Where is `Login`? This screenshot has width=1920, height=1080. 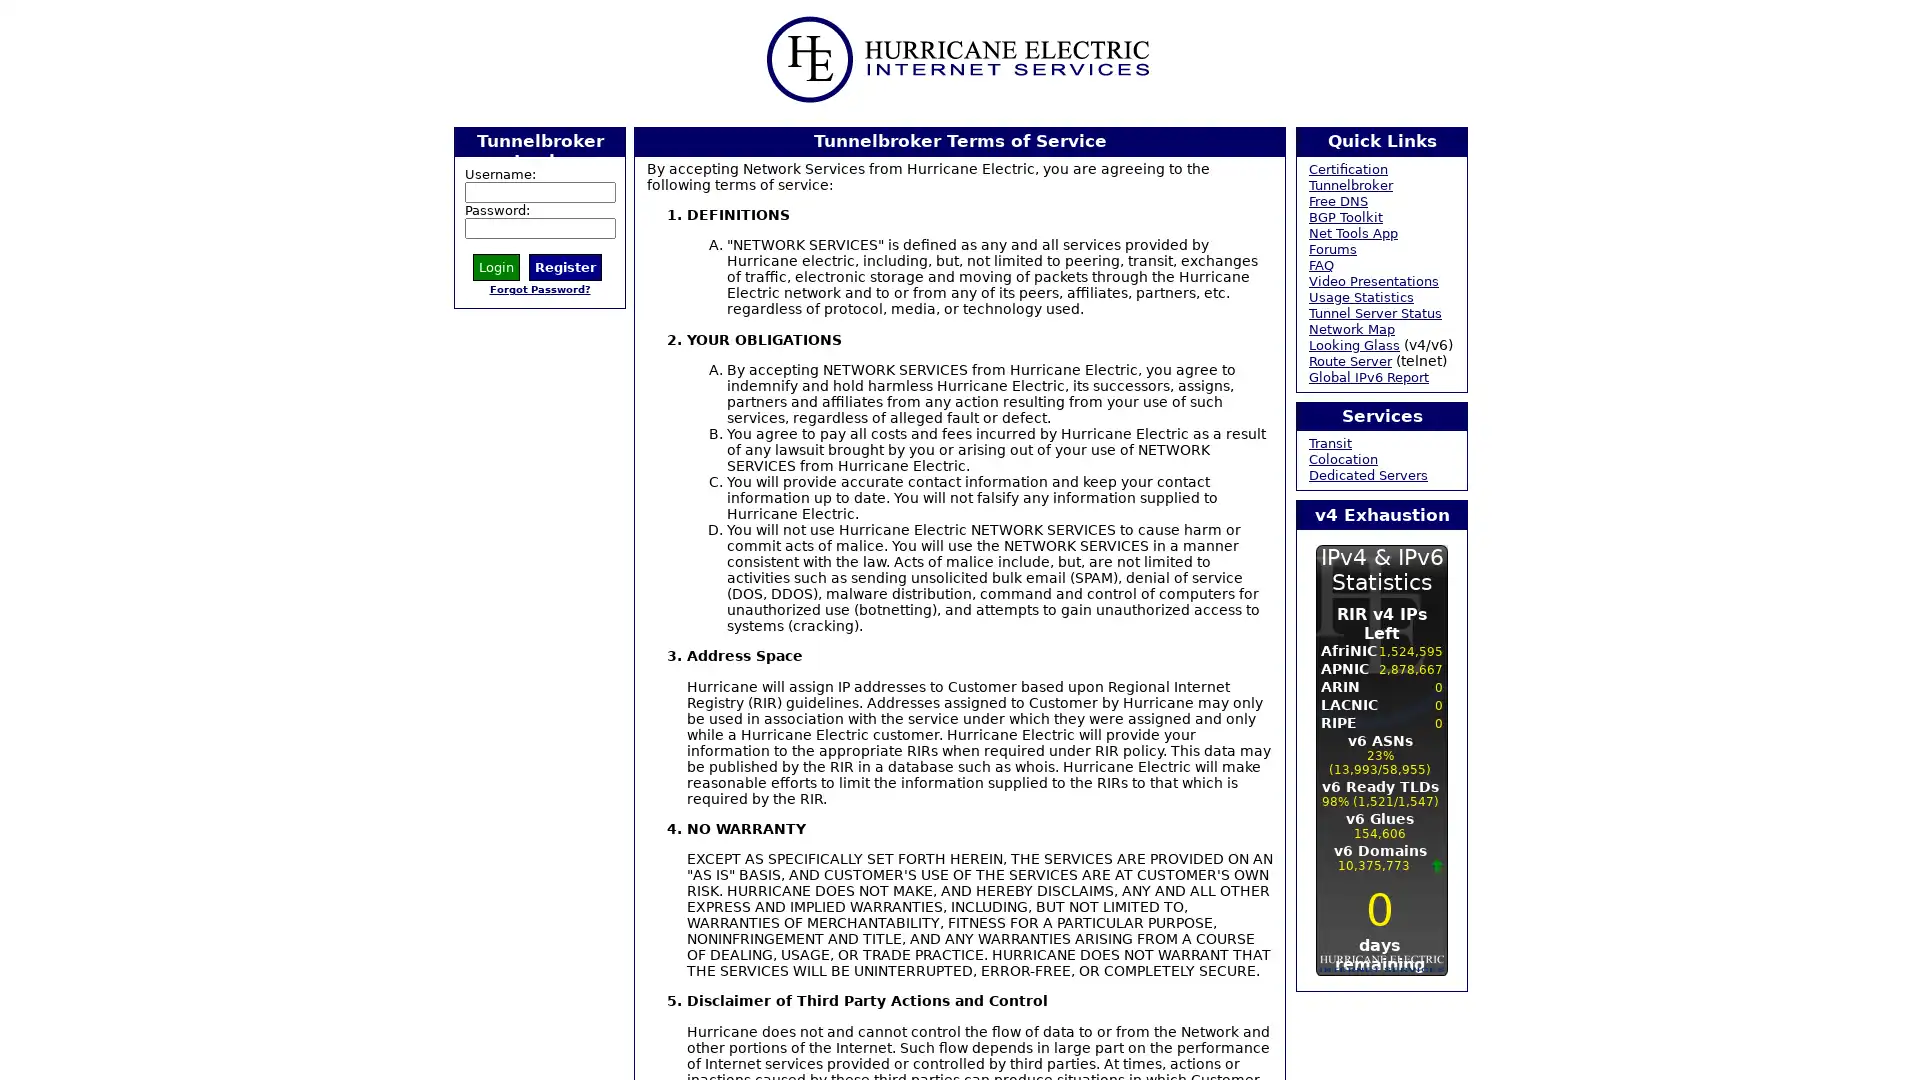
Login is located at coordinates (496, 265).